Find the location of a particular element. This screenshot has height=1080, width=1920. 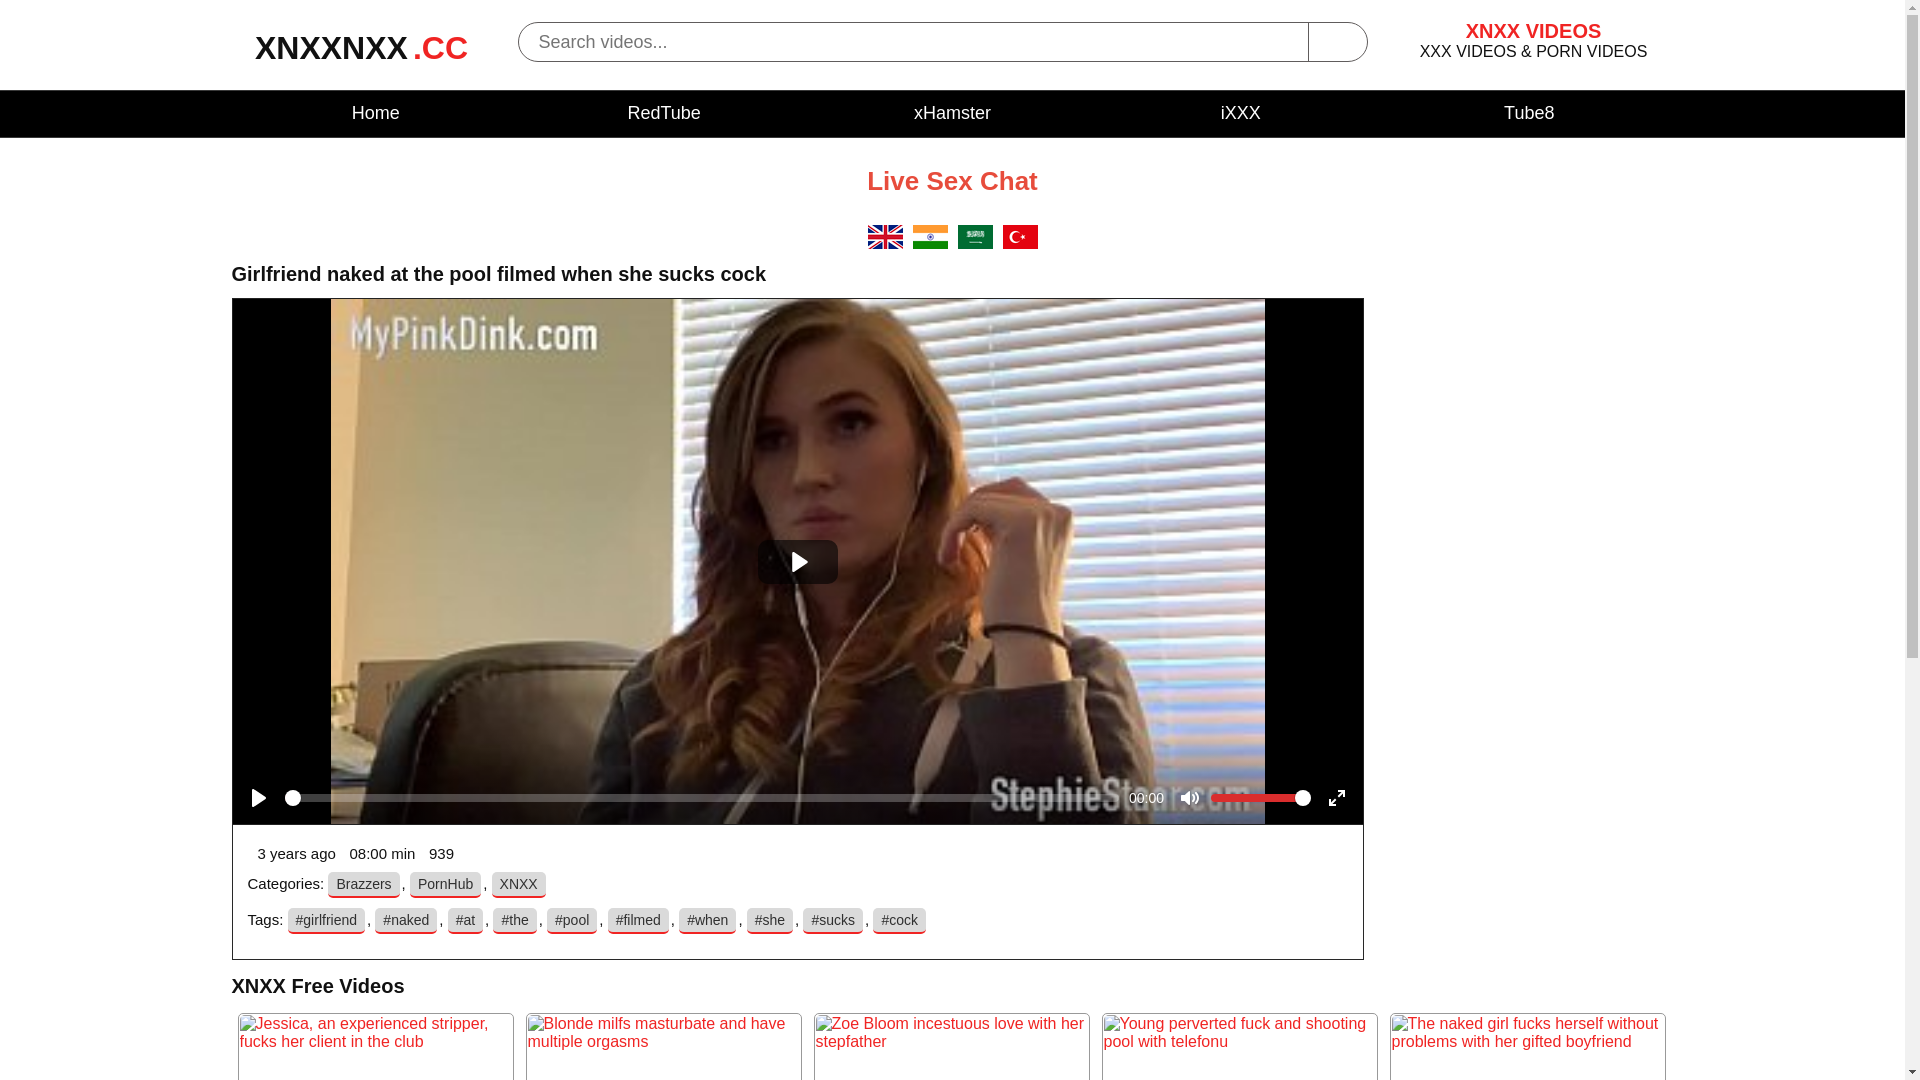

'Brazzers' is located at coordinates (363, 883).